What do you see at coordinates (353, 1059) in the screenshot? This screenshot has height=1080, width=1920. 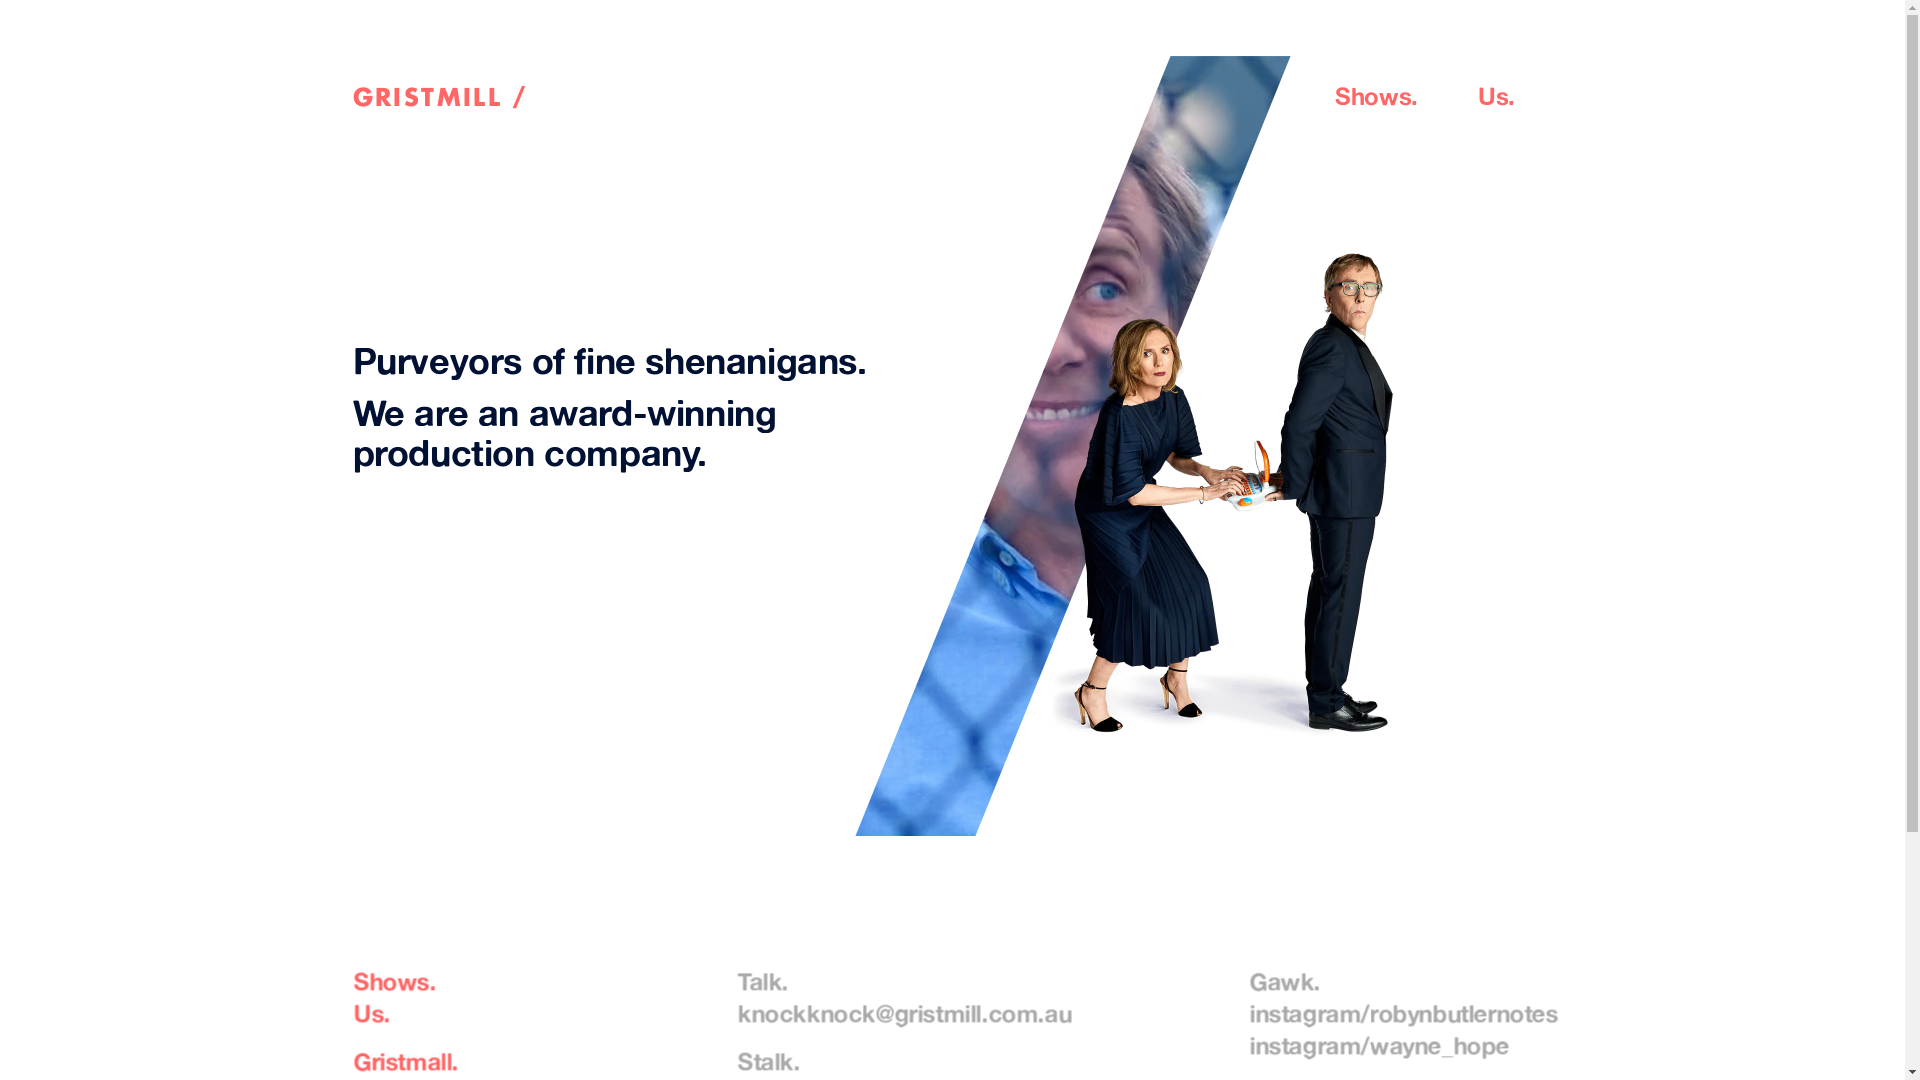 I see `'Gristmall.'` at bounding box center [353, 1059].